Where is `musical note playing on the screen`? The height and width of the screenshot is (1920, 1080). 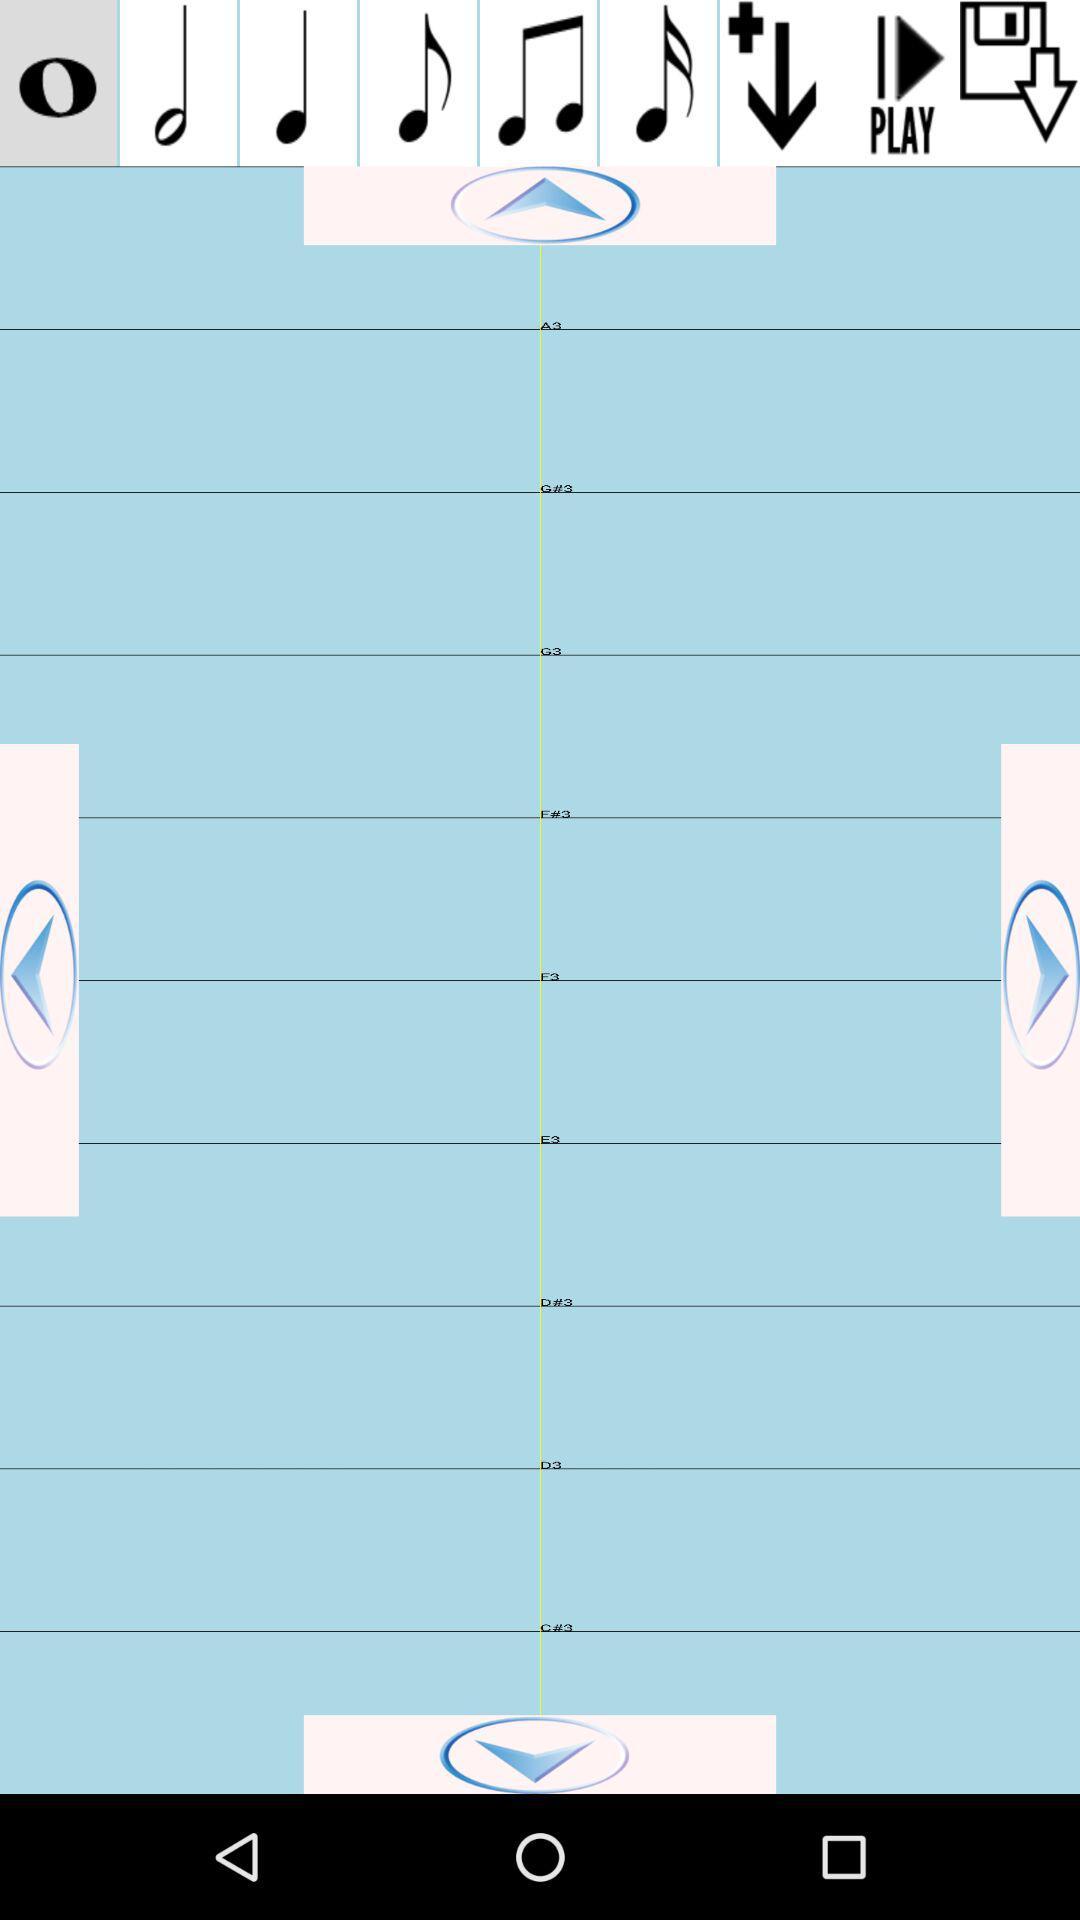
musical note playing on the screen is located at coordinates (658, 82).